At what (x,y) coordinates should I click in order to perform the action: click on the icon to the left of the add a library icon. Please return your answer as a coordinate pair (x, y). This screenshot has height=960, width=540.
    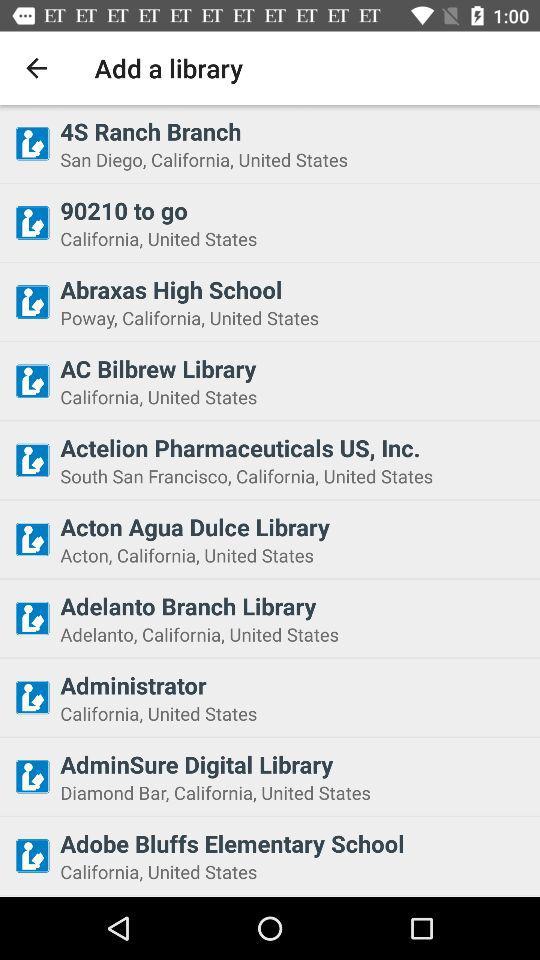
    Looking at the image, I should click on (36, 68).